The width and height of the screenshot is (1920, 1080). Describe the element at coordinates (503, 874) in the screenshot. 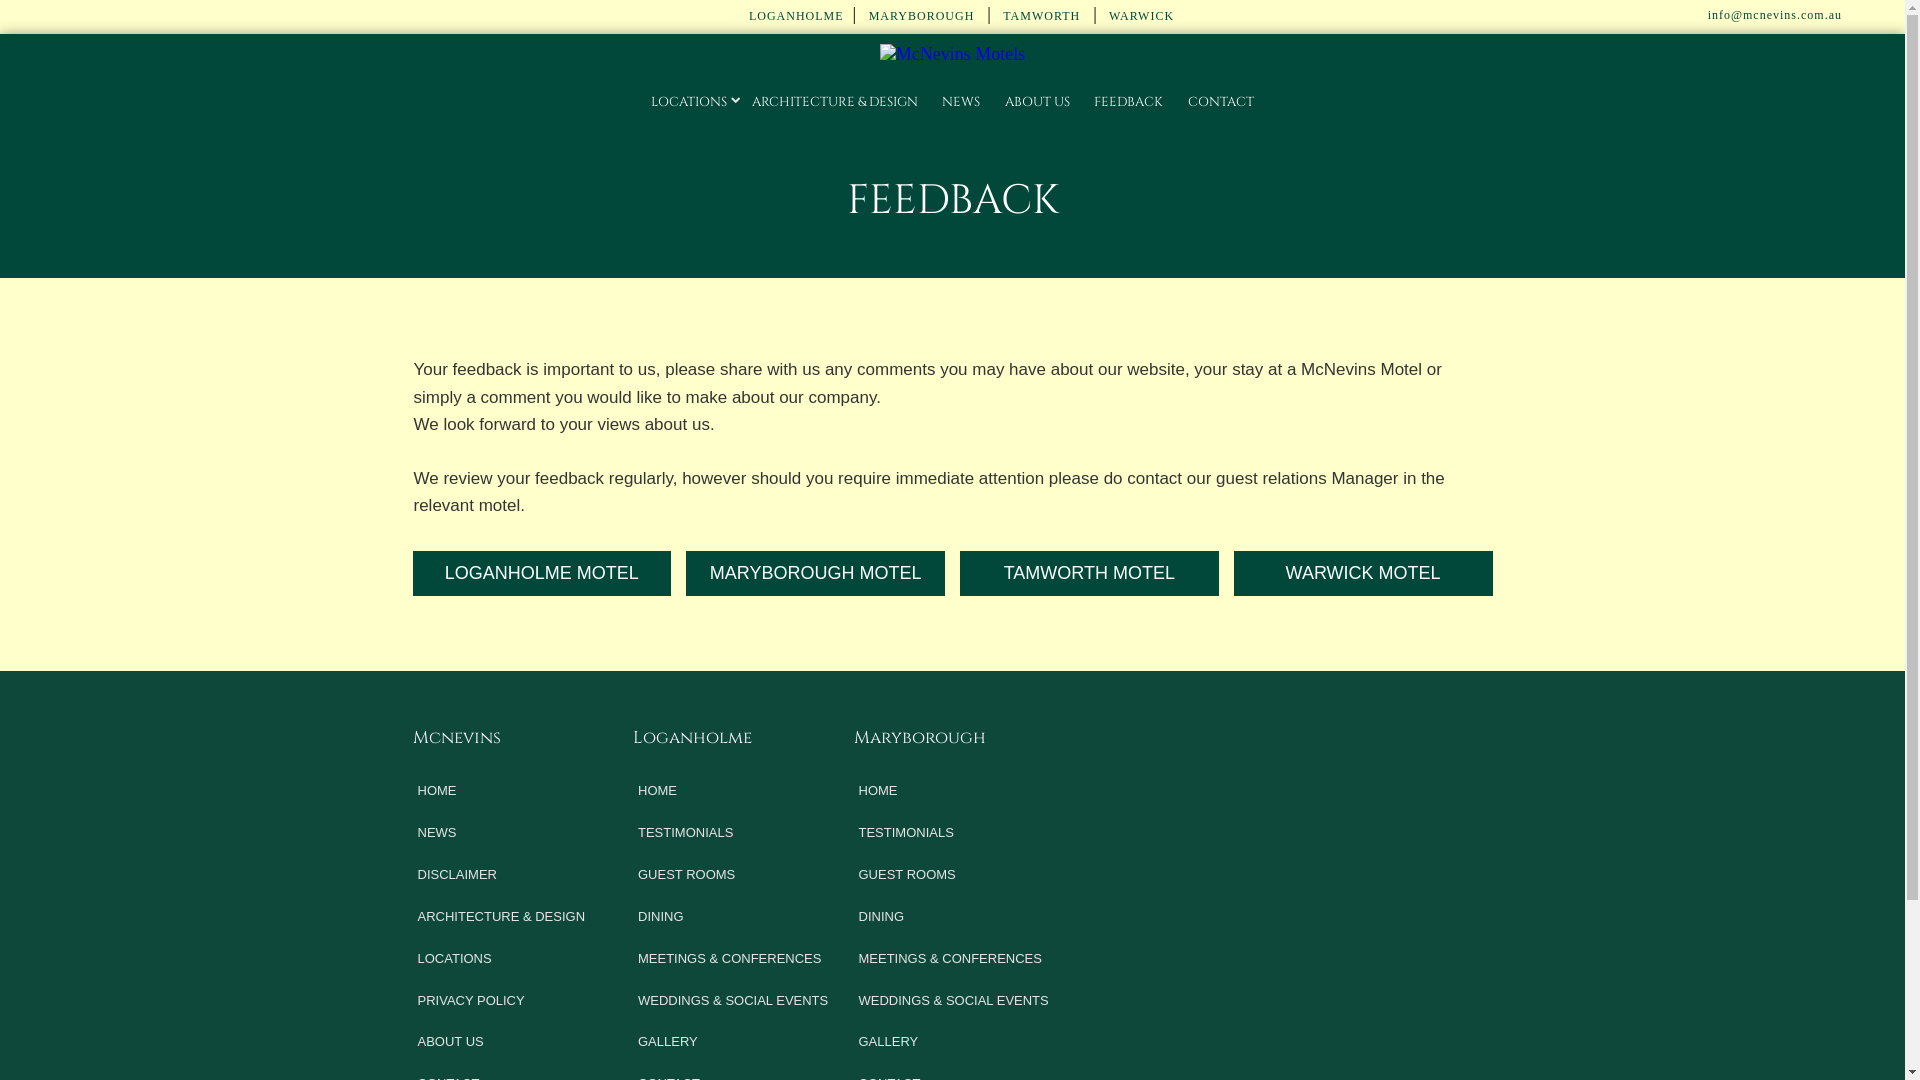

I see `'DISCLAIMER'` at that location.